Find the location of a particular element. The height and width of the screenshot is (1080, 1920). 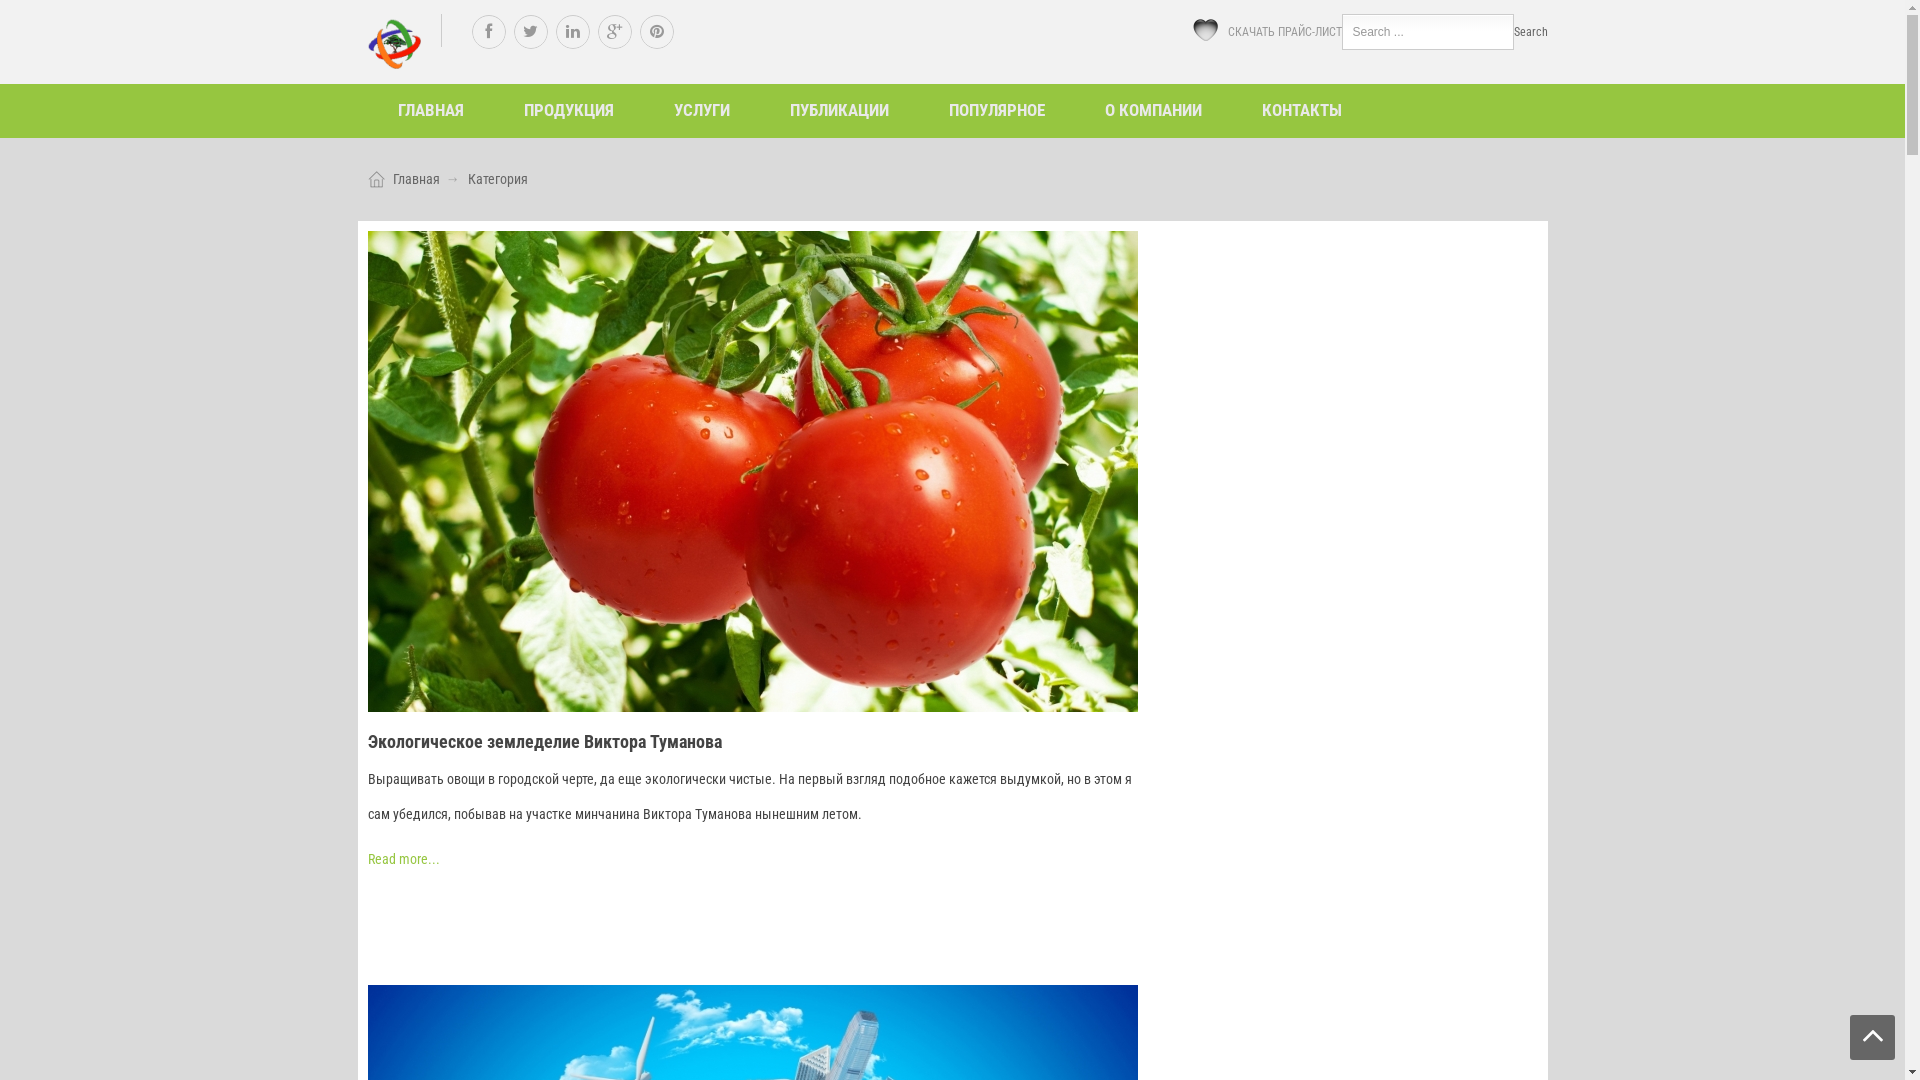

'Read more...' is located at coordinates (402, 858).